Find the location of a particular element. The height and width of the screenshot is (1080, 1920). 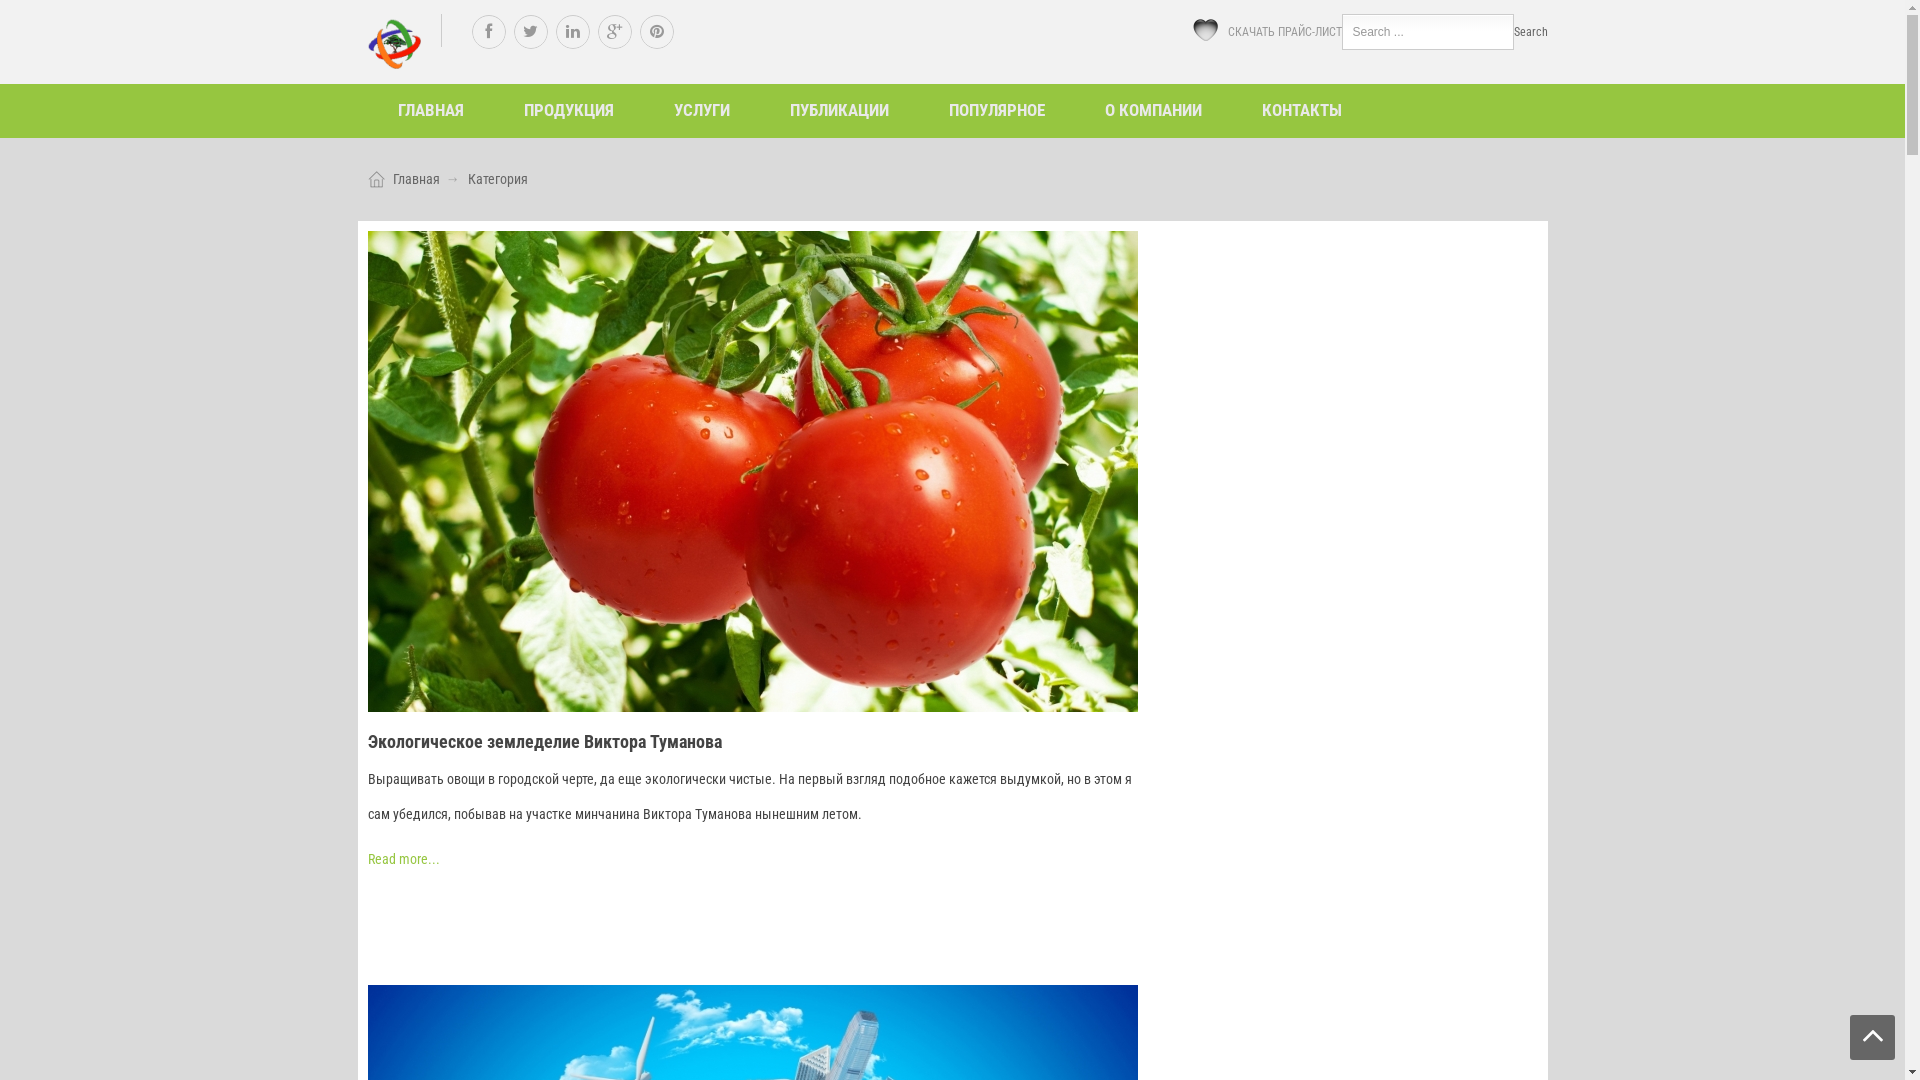

'Read more...' is located at coordinates (402, 858).